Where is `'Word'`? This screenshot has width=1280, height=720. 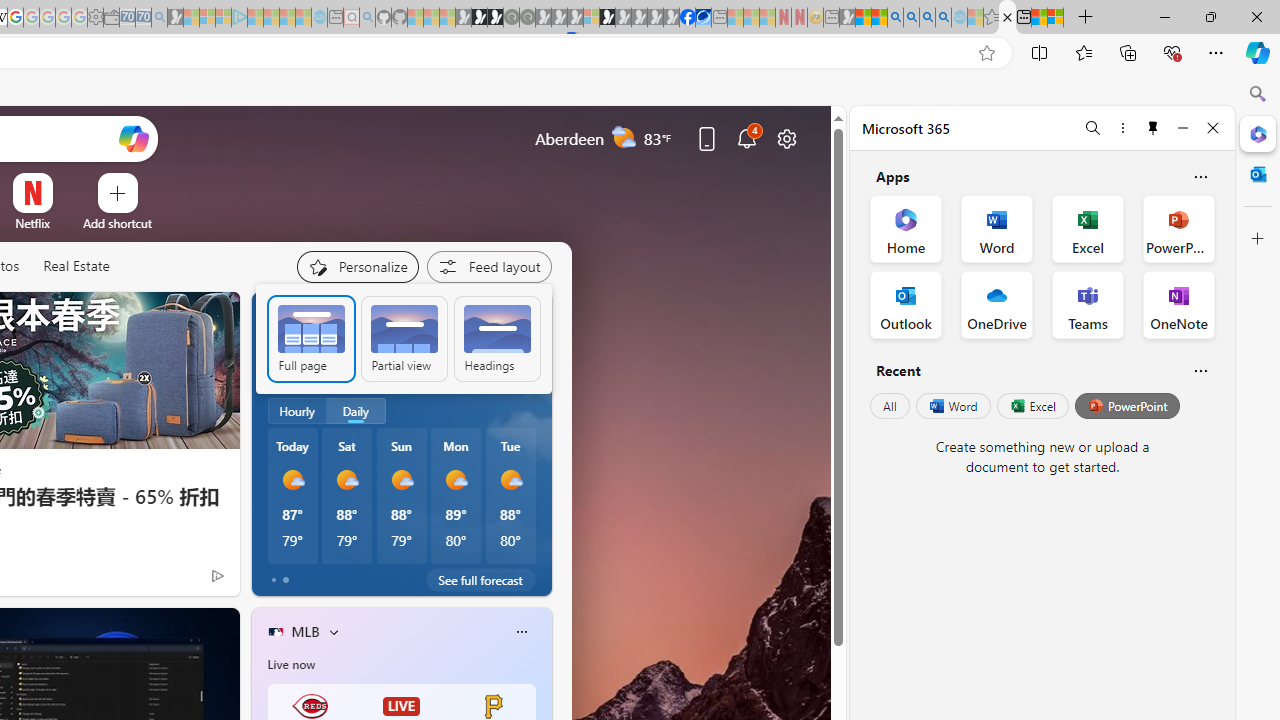
'Word' is located at coordinates (951, 405).